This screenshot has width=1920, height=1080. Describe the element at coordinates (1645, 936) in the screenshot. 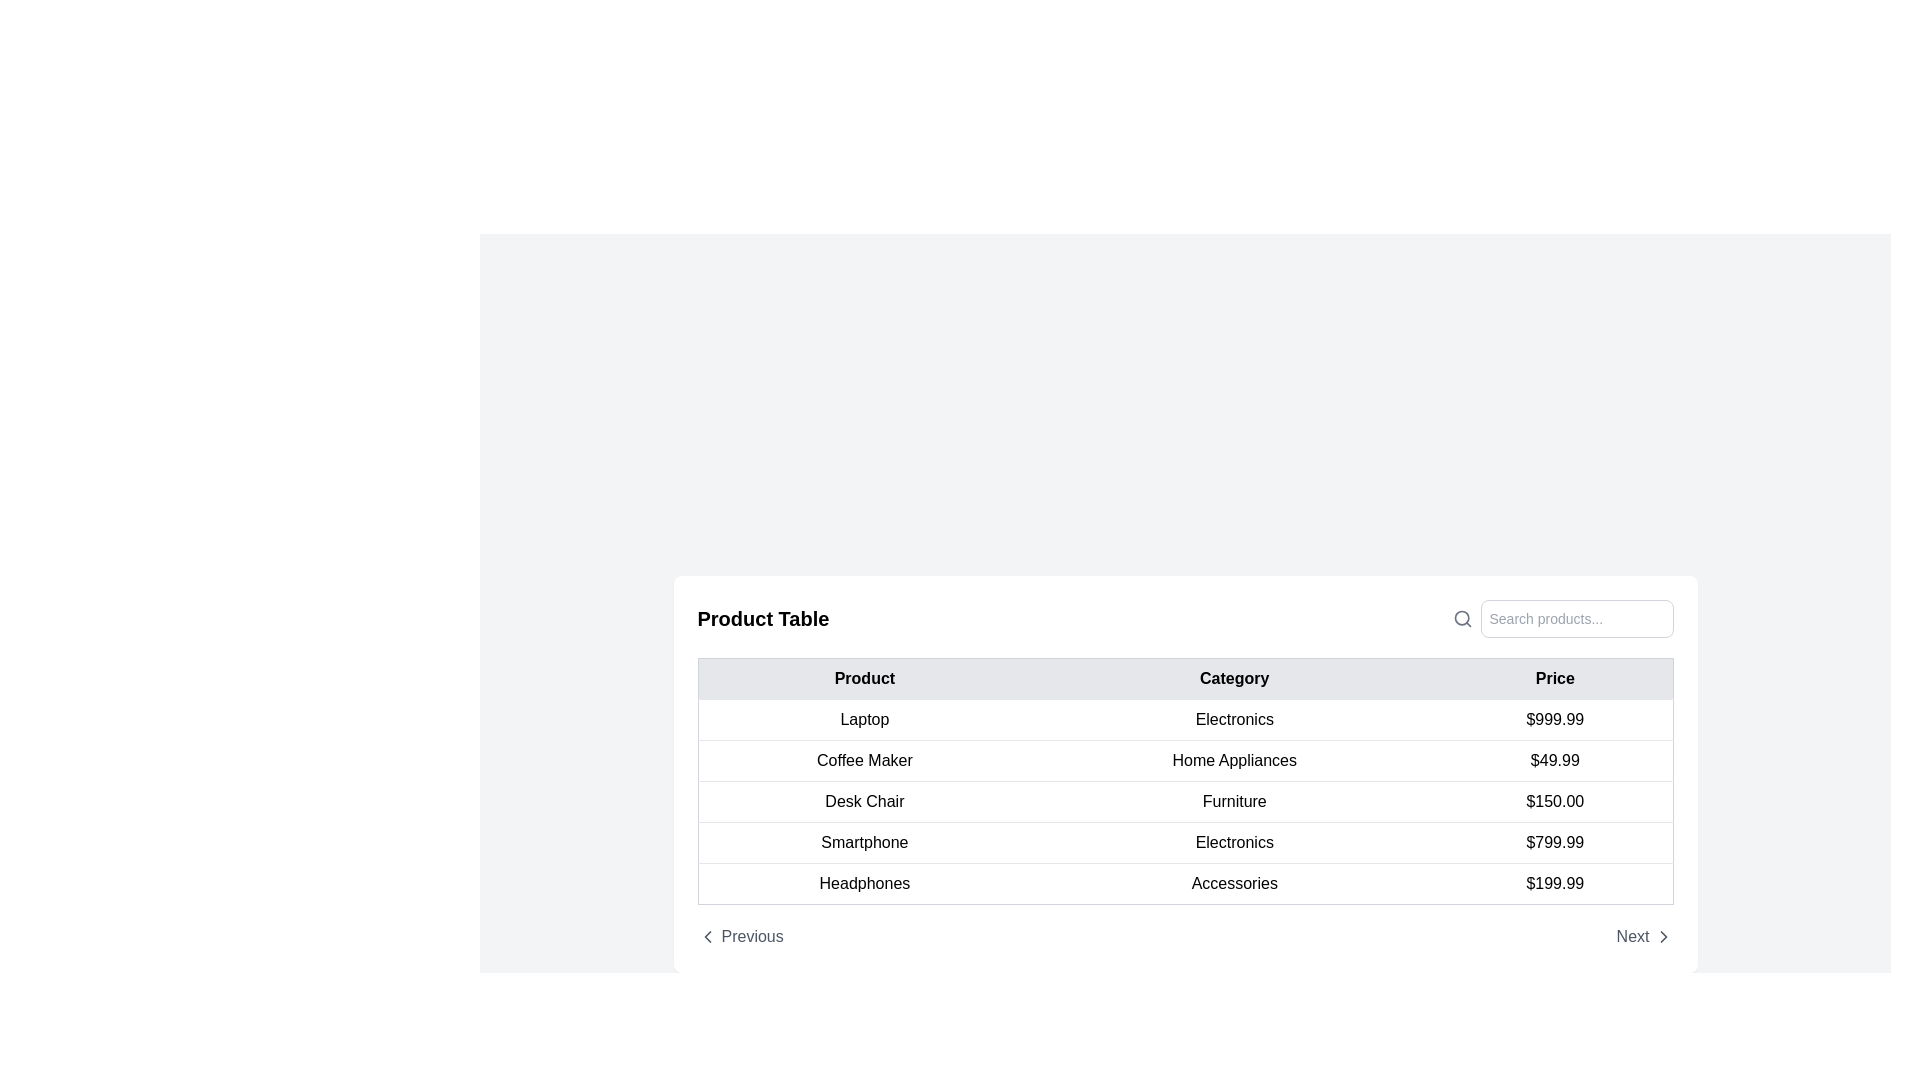

I see `the 'Next' button which features the text 'Next' and a right-facing chevron icon to change its color from gray to black` at that location.